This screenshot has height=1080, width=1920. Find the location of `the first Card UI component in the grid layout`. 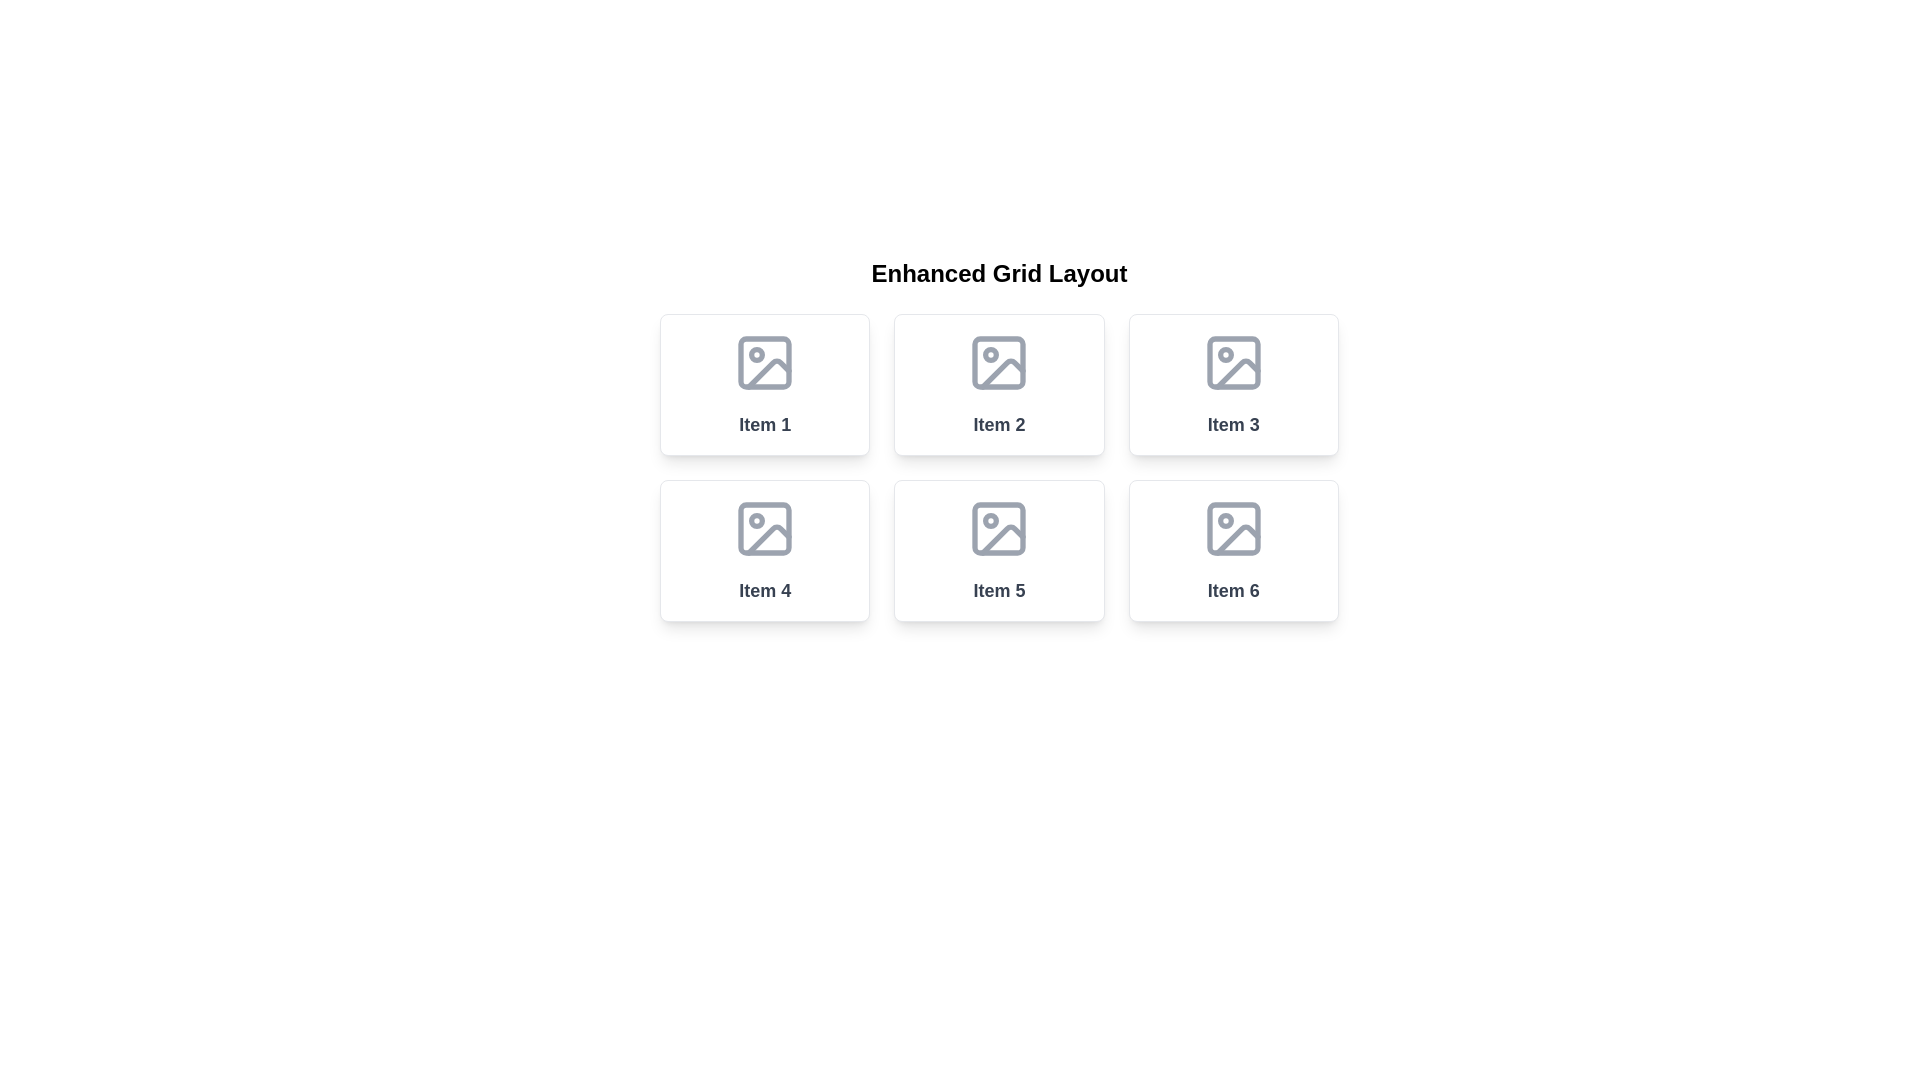

the first Card UI component in the grid layout is located at coordinates (764, 385).